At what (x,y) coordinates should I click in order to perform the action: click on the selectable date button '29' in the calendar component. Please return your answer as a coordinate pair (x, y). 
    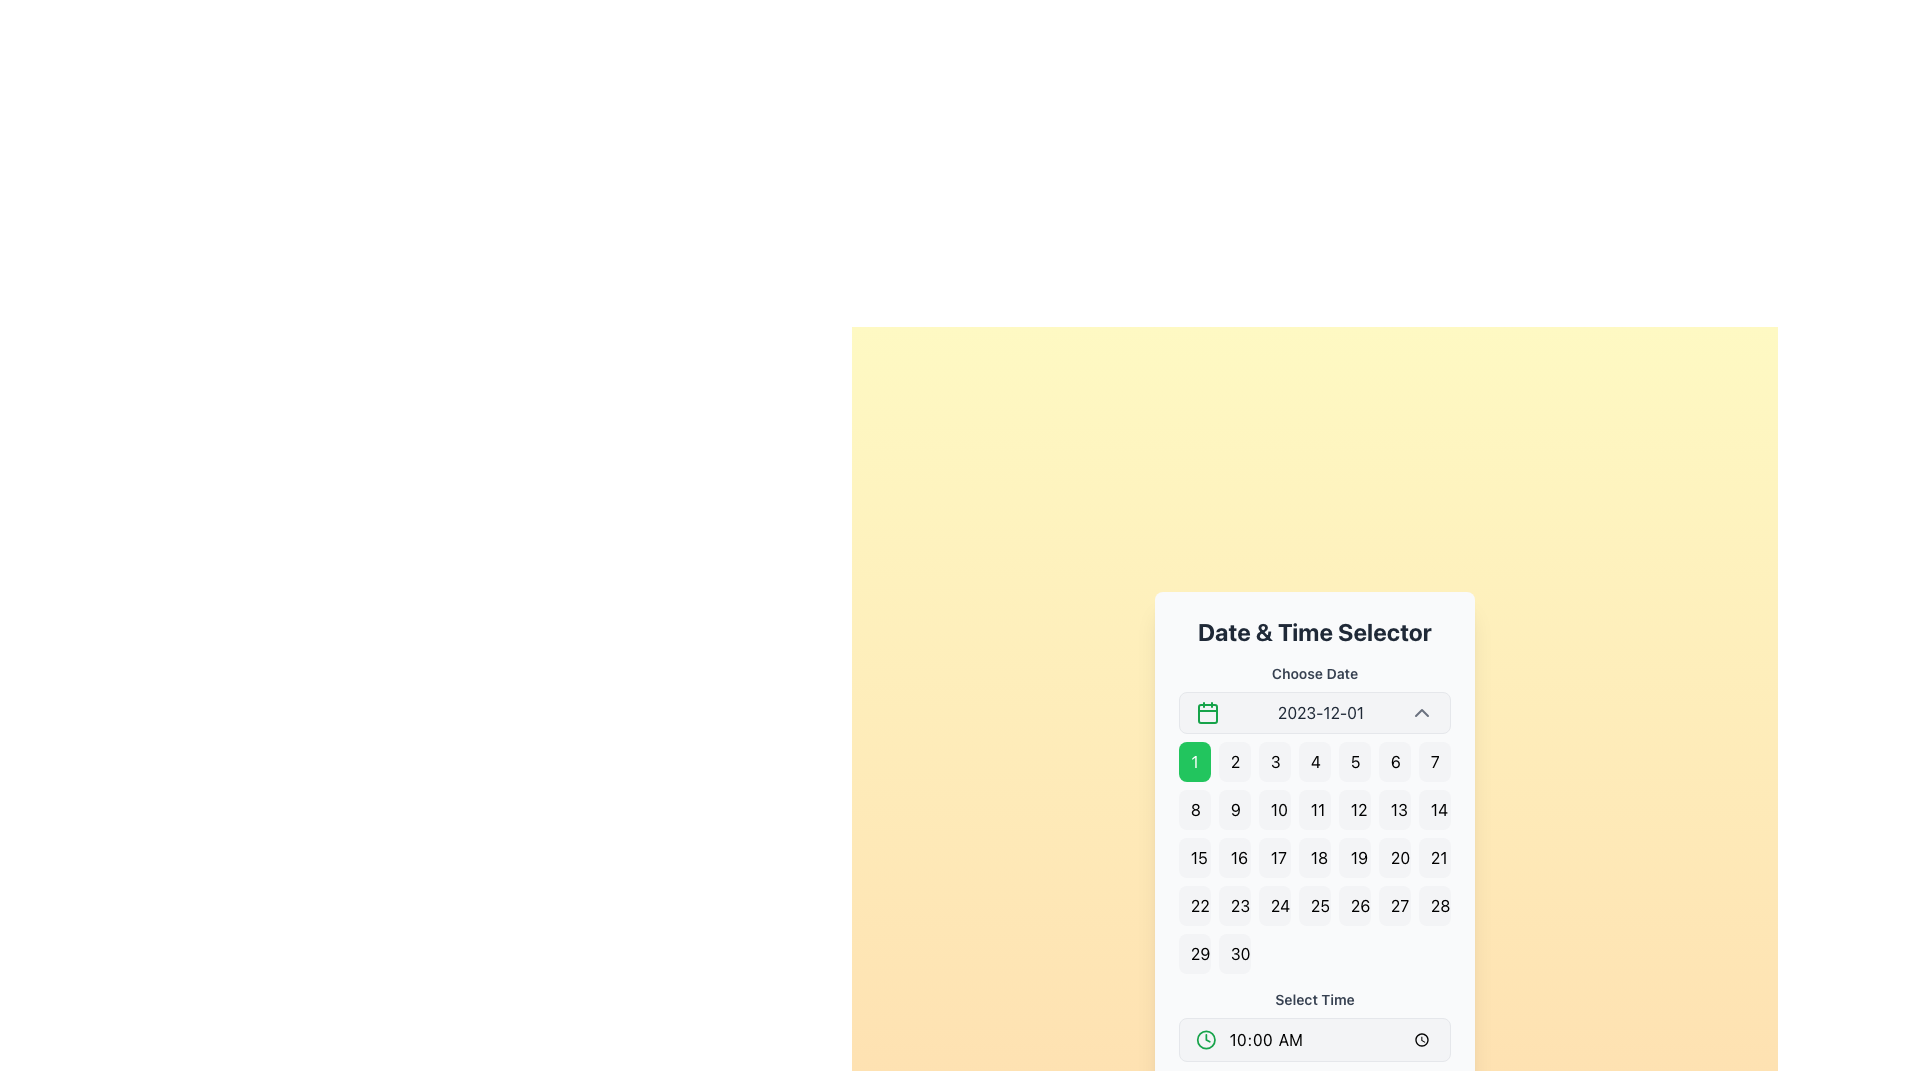
    Looking at the image, I should click on (1195, 952).